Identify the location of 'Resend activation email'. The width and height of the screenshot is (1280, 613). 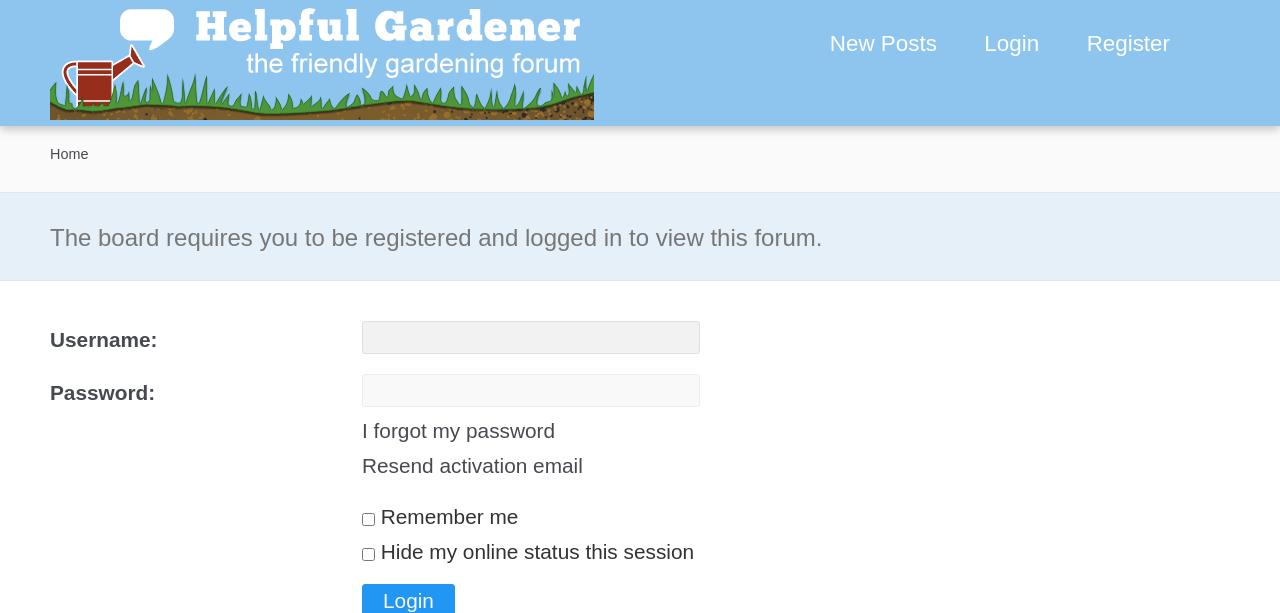
(471, 465).